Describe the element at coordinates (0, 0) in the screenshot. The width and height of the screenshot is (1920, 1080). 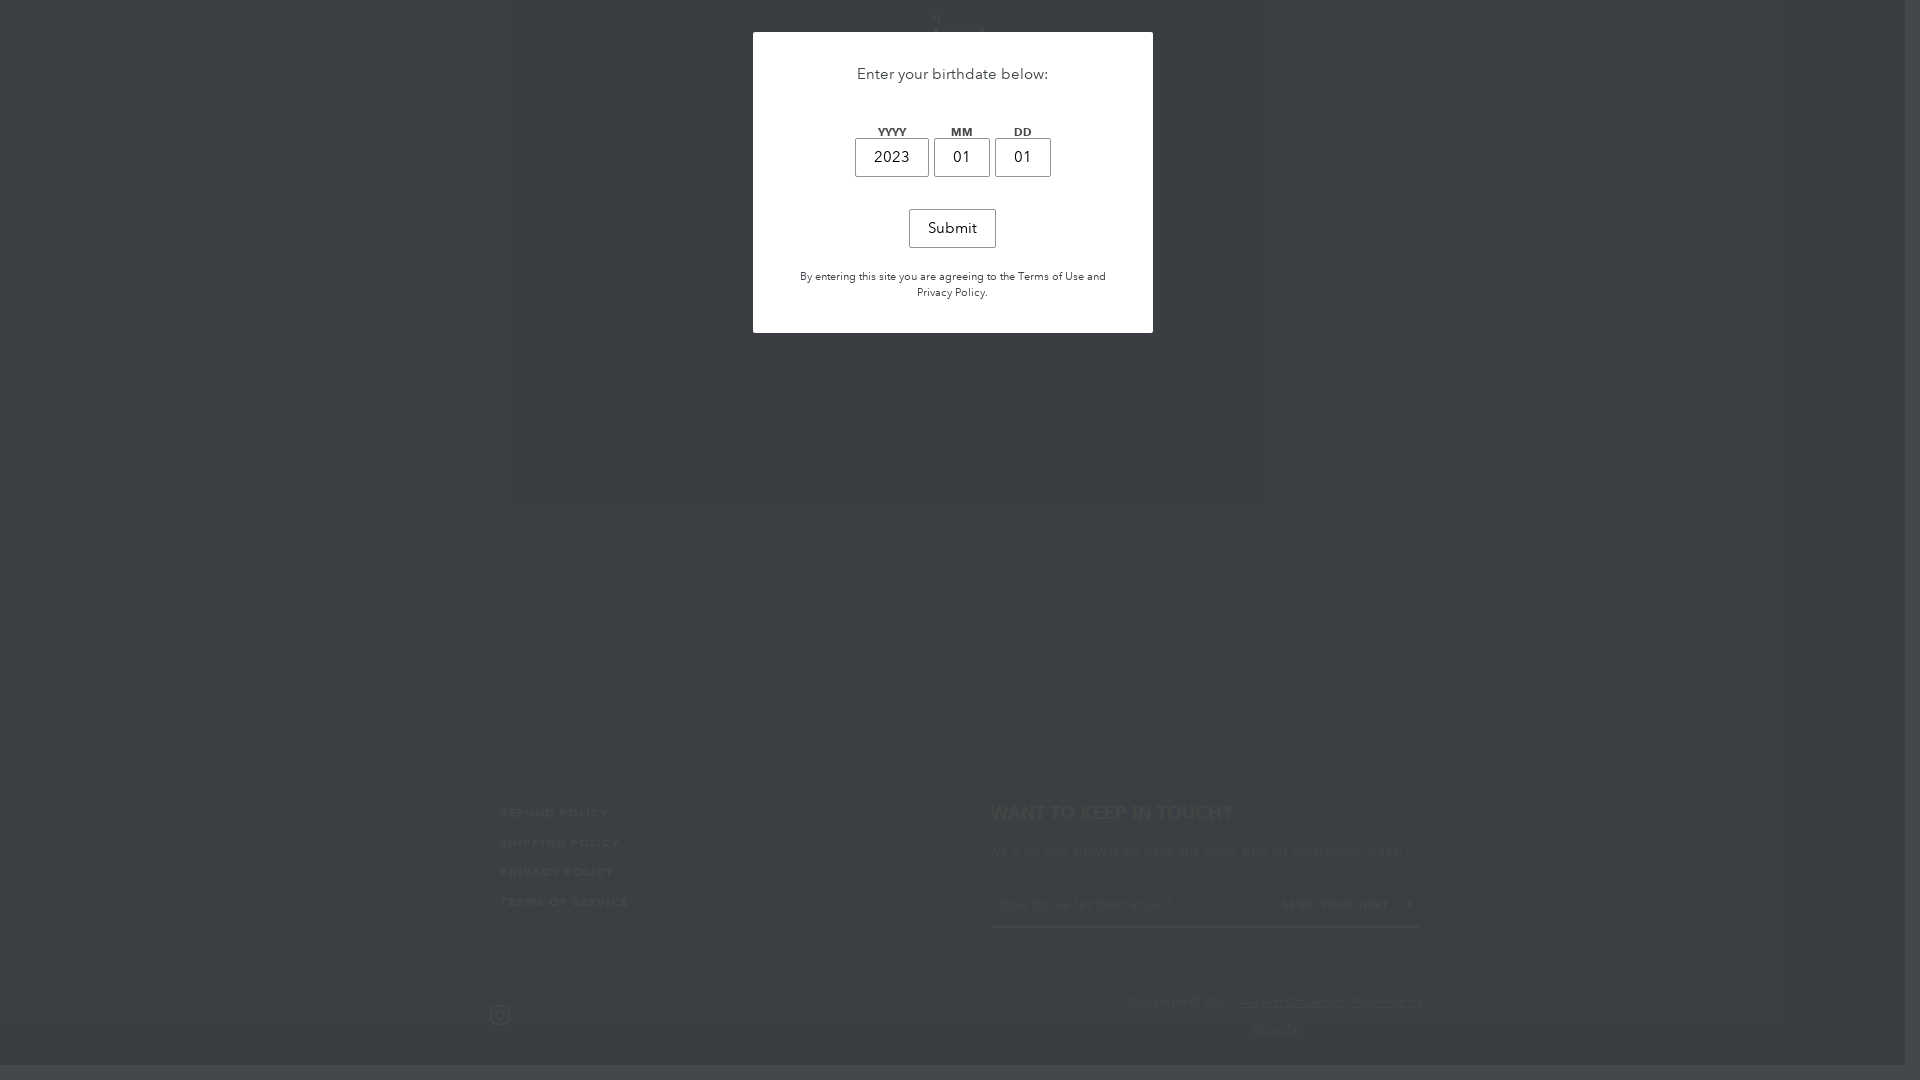
I see `'Skip to content'` at that location.